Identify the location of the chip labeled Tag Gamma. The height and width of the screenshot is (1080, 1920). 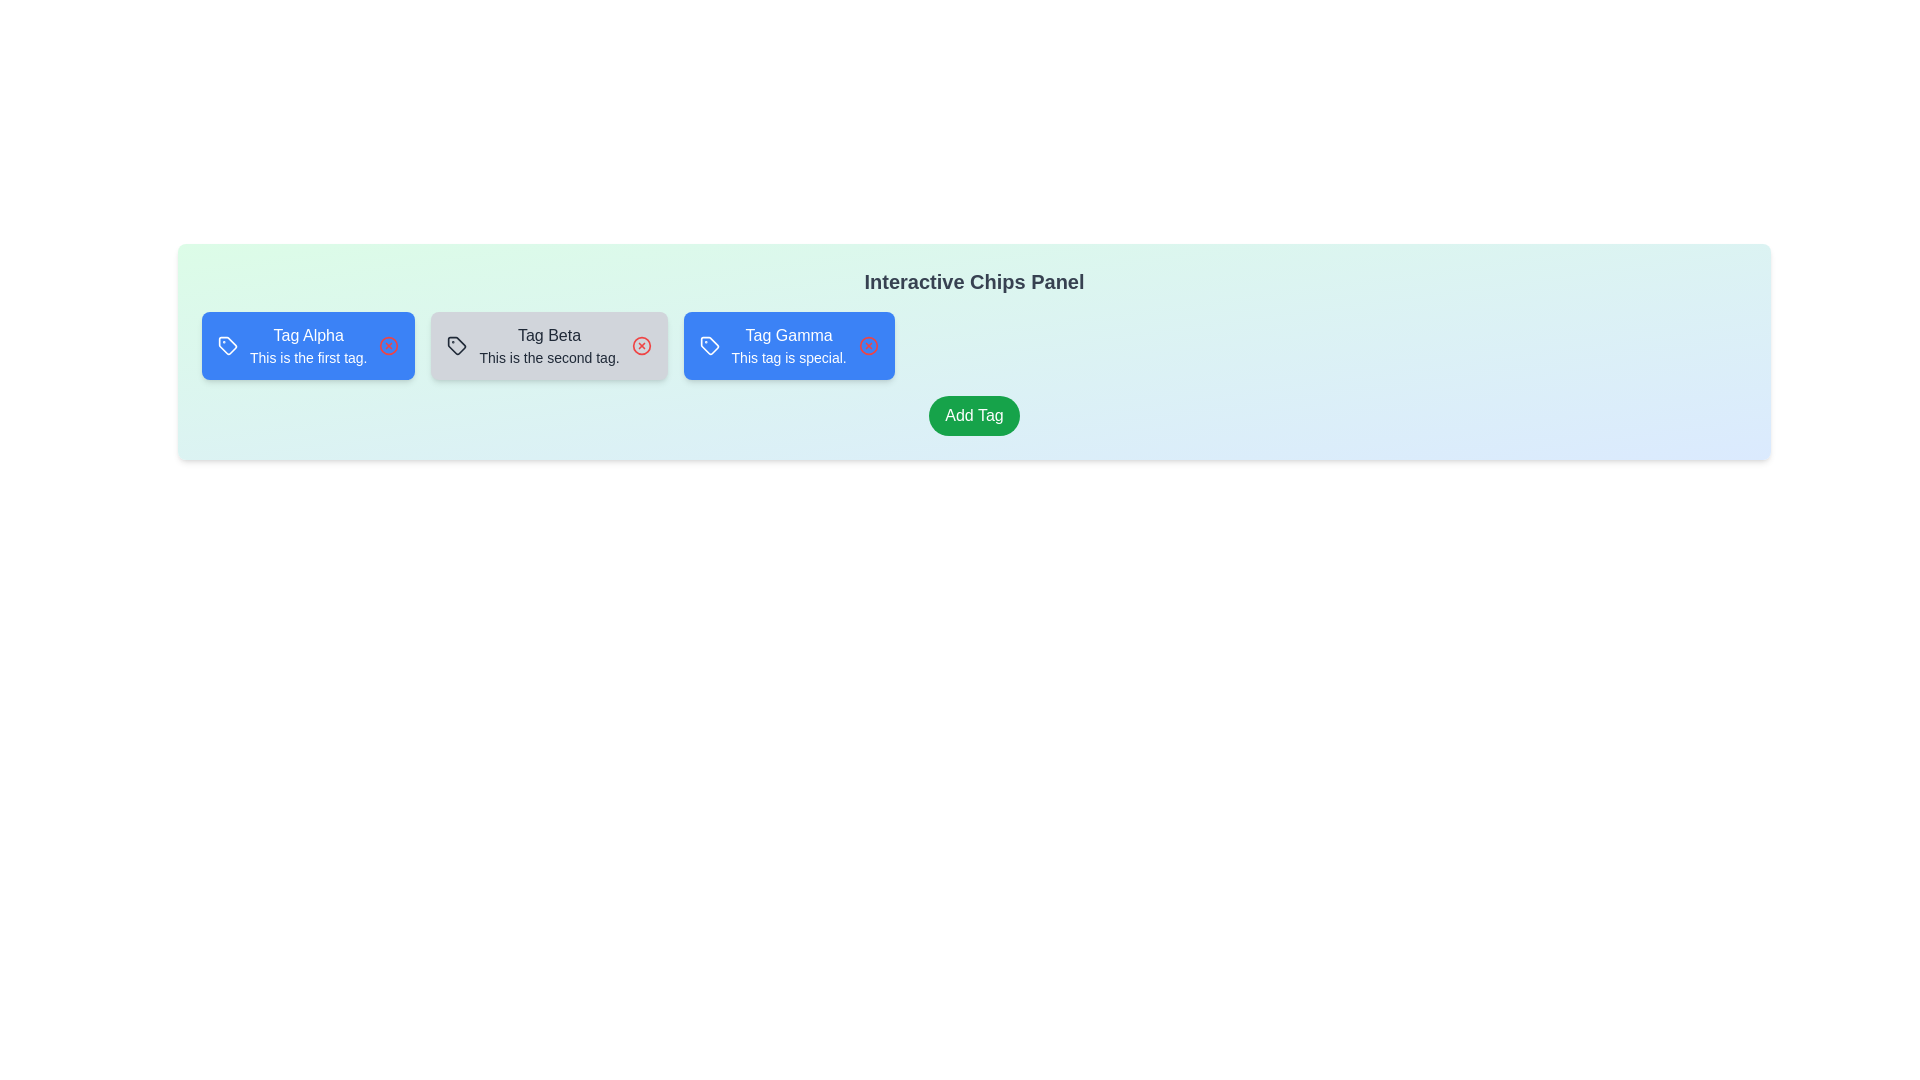
(788, 345).